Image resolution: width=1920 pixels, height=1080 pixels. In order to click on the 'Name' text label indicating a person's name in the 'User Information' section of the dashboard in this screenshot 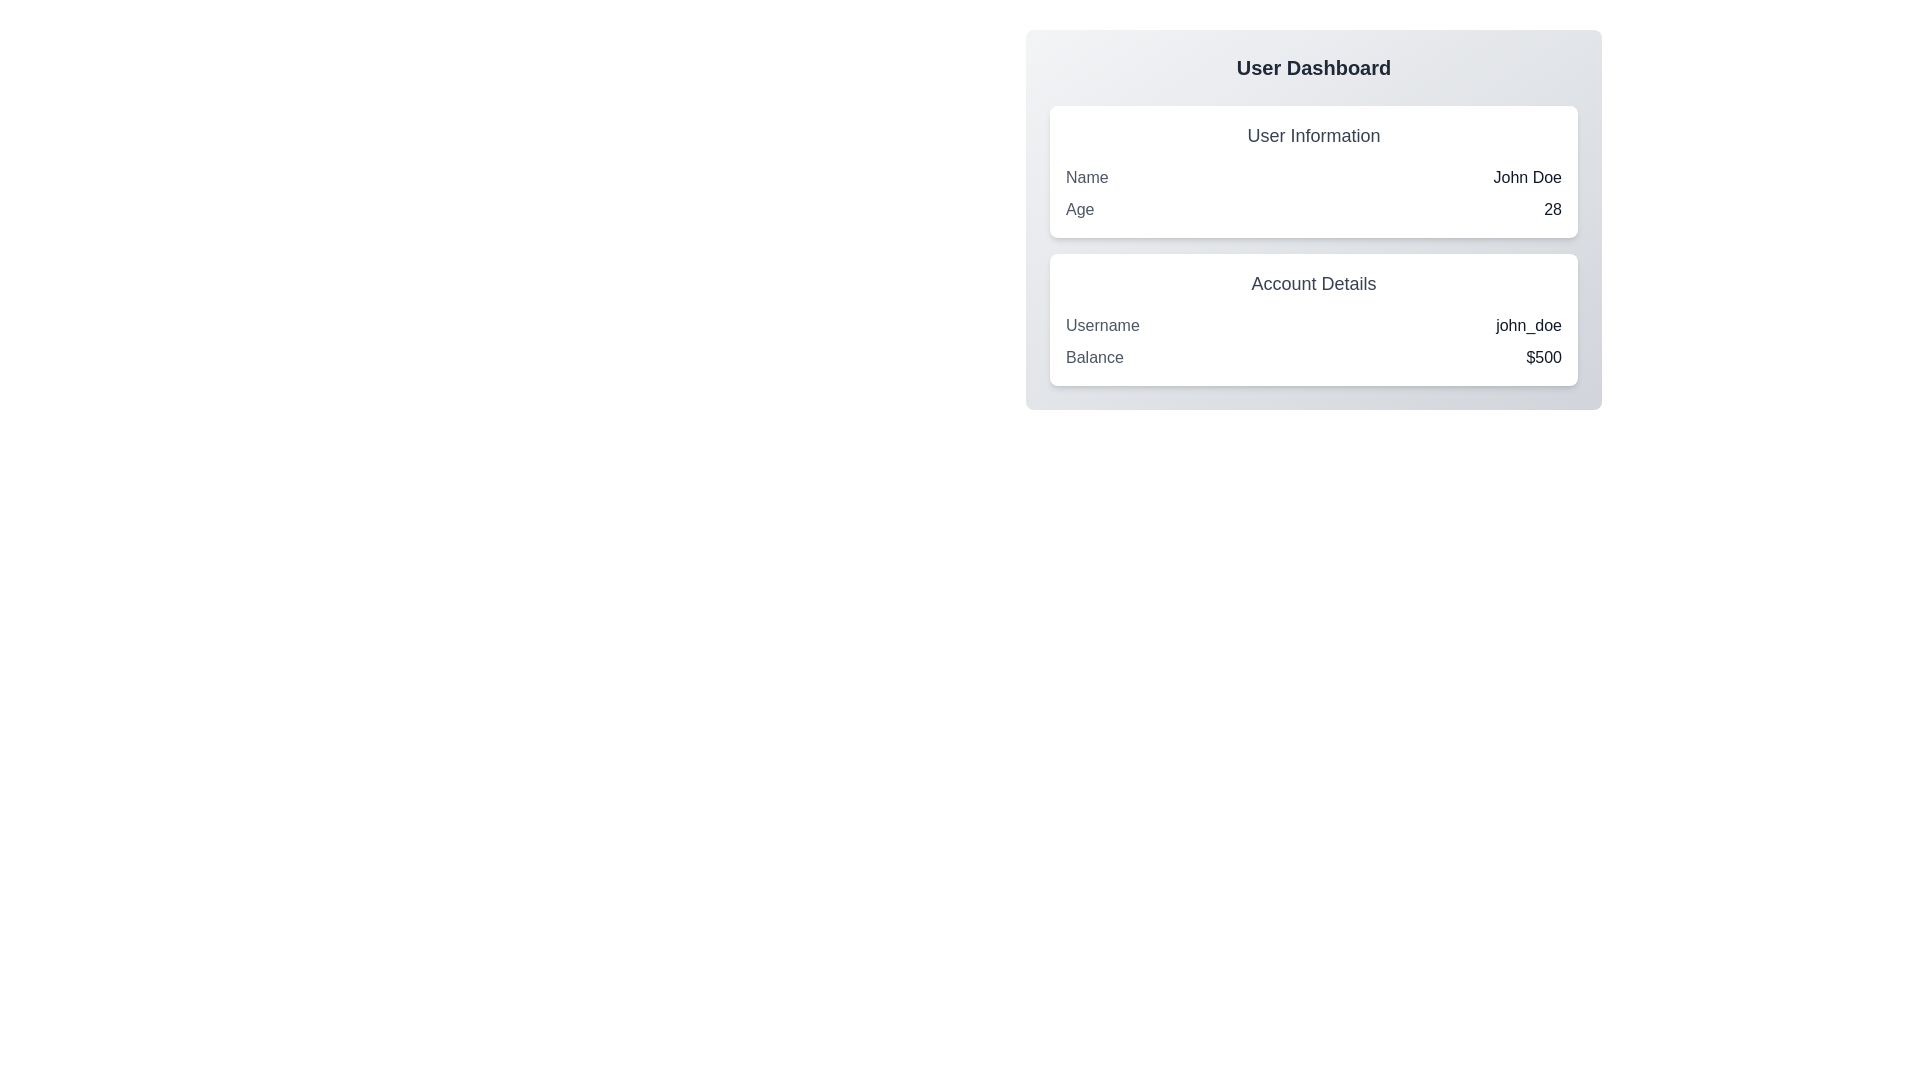, I will do `click(1086, 176)`.